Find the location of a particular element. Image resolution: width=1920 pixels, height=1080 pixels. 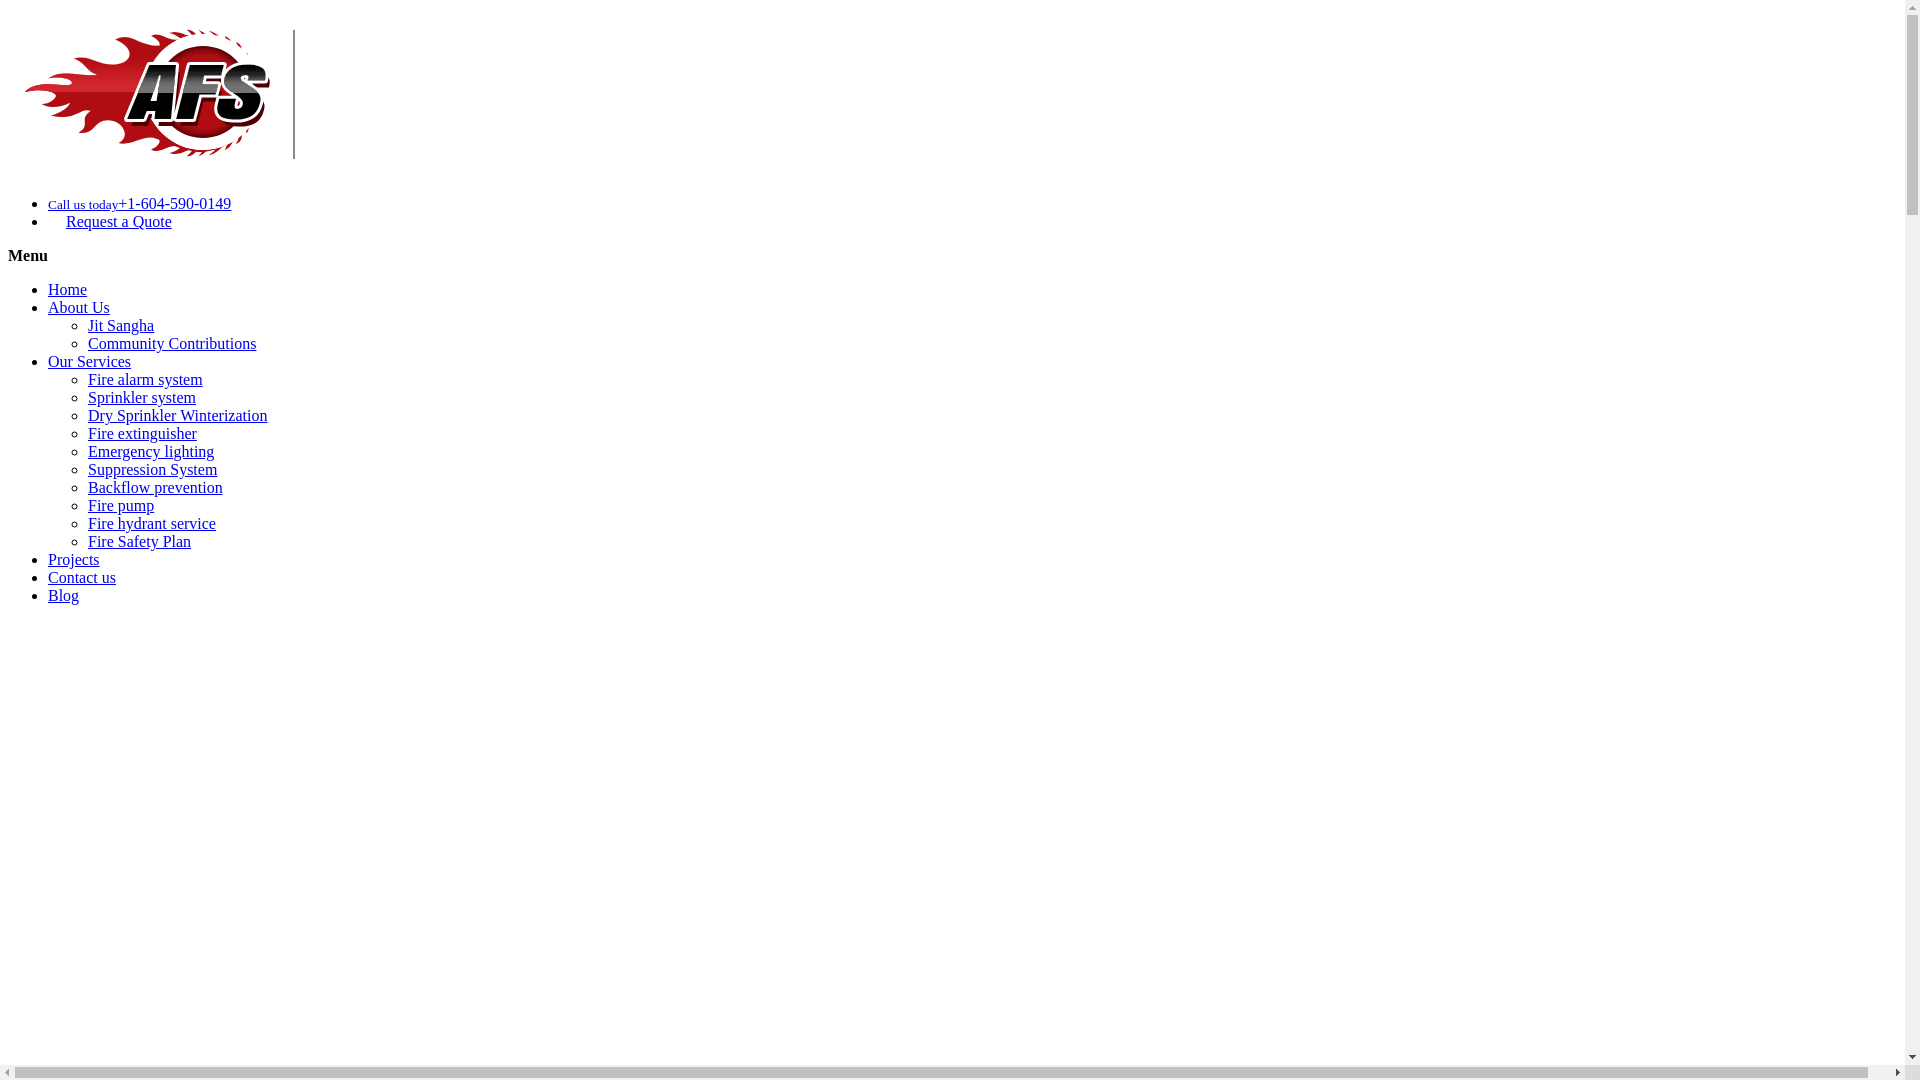

'Contact us' is located at coordinates (80, 577).